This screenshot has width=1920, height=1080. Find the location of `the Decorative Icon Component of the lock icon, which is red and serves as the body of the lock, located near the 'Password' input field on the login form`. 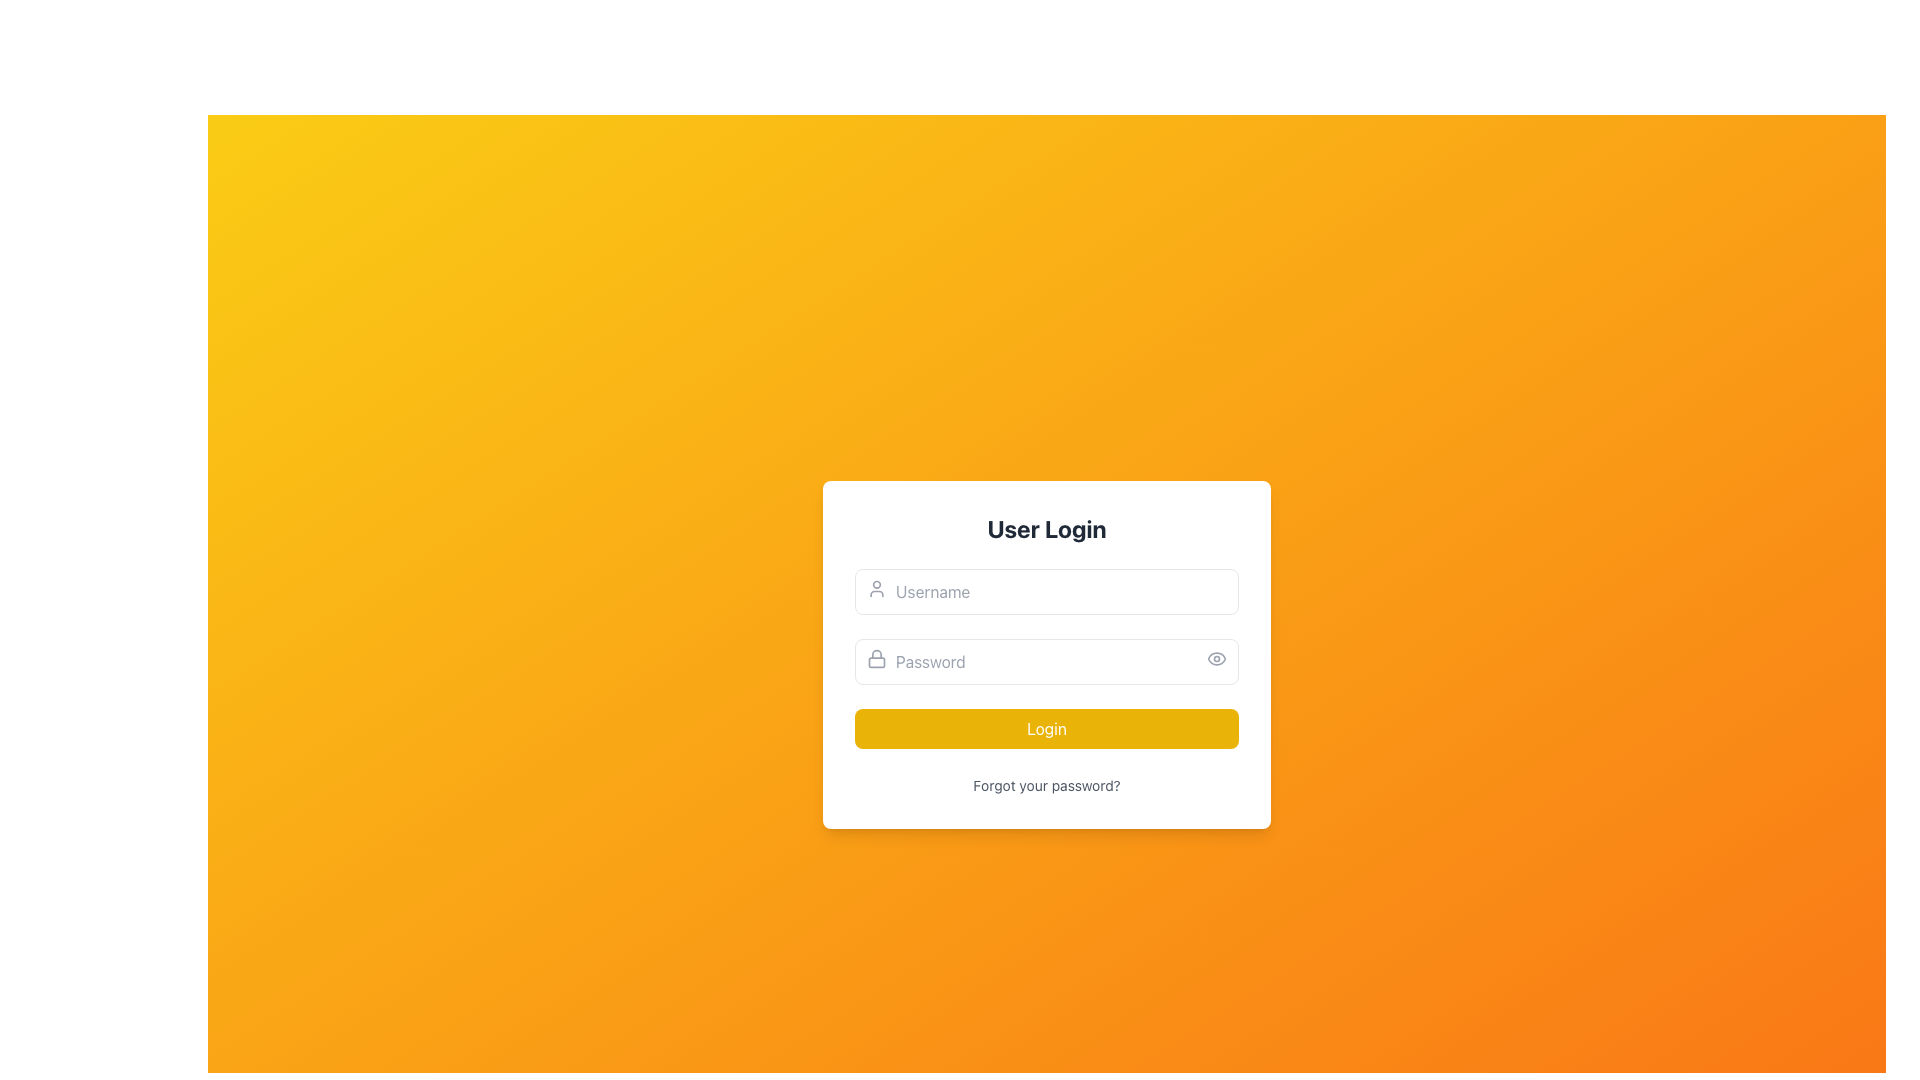

the Decorative Icon Component of the lock icon, which is red and serves as the body of the lock, located near the 'Password' input field on the login form is located at coordinates (877, 662).